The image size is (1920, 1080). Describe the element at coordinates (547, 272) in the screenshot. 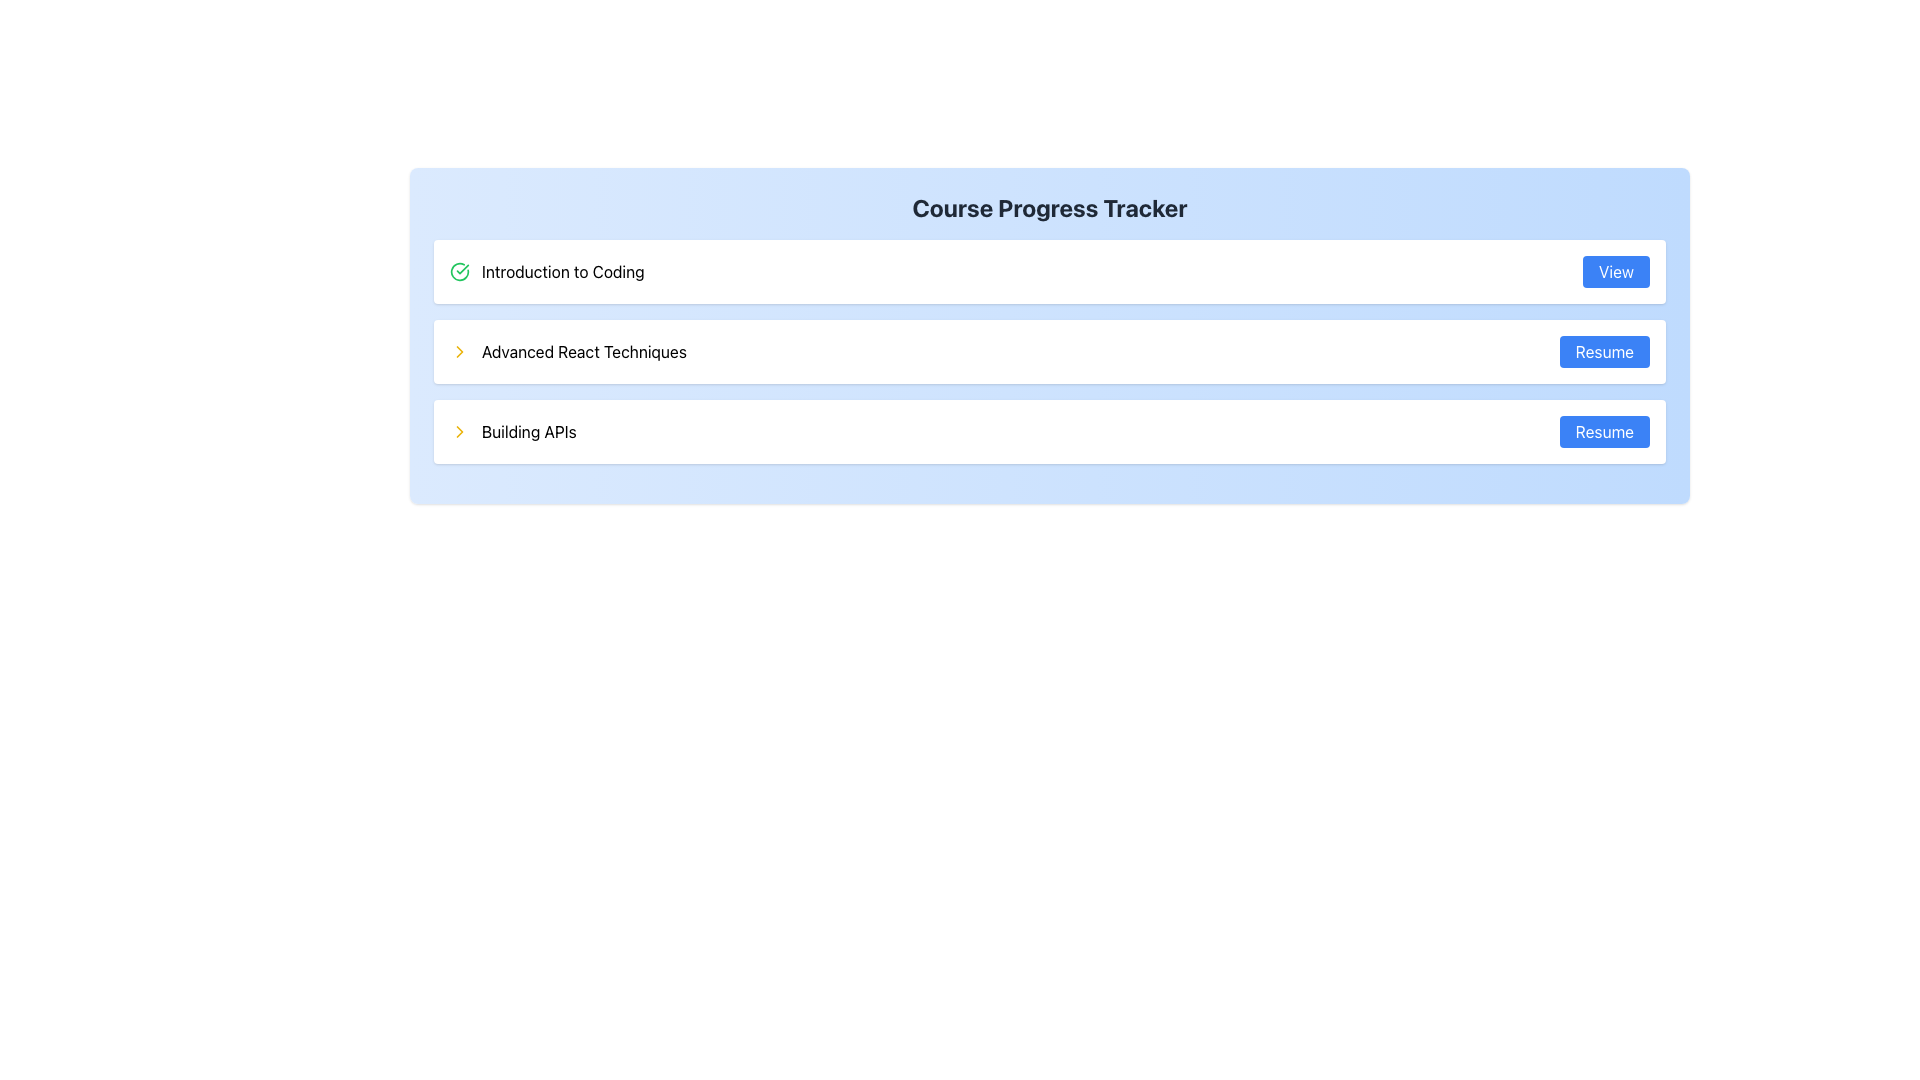

I see `the label with the title 'Introduction to Coding' located within the first card under 'Course Progress Tracker'` at that location.